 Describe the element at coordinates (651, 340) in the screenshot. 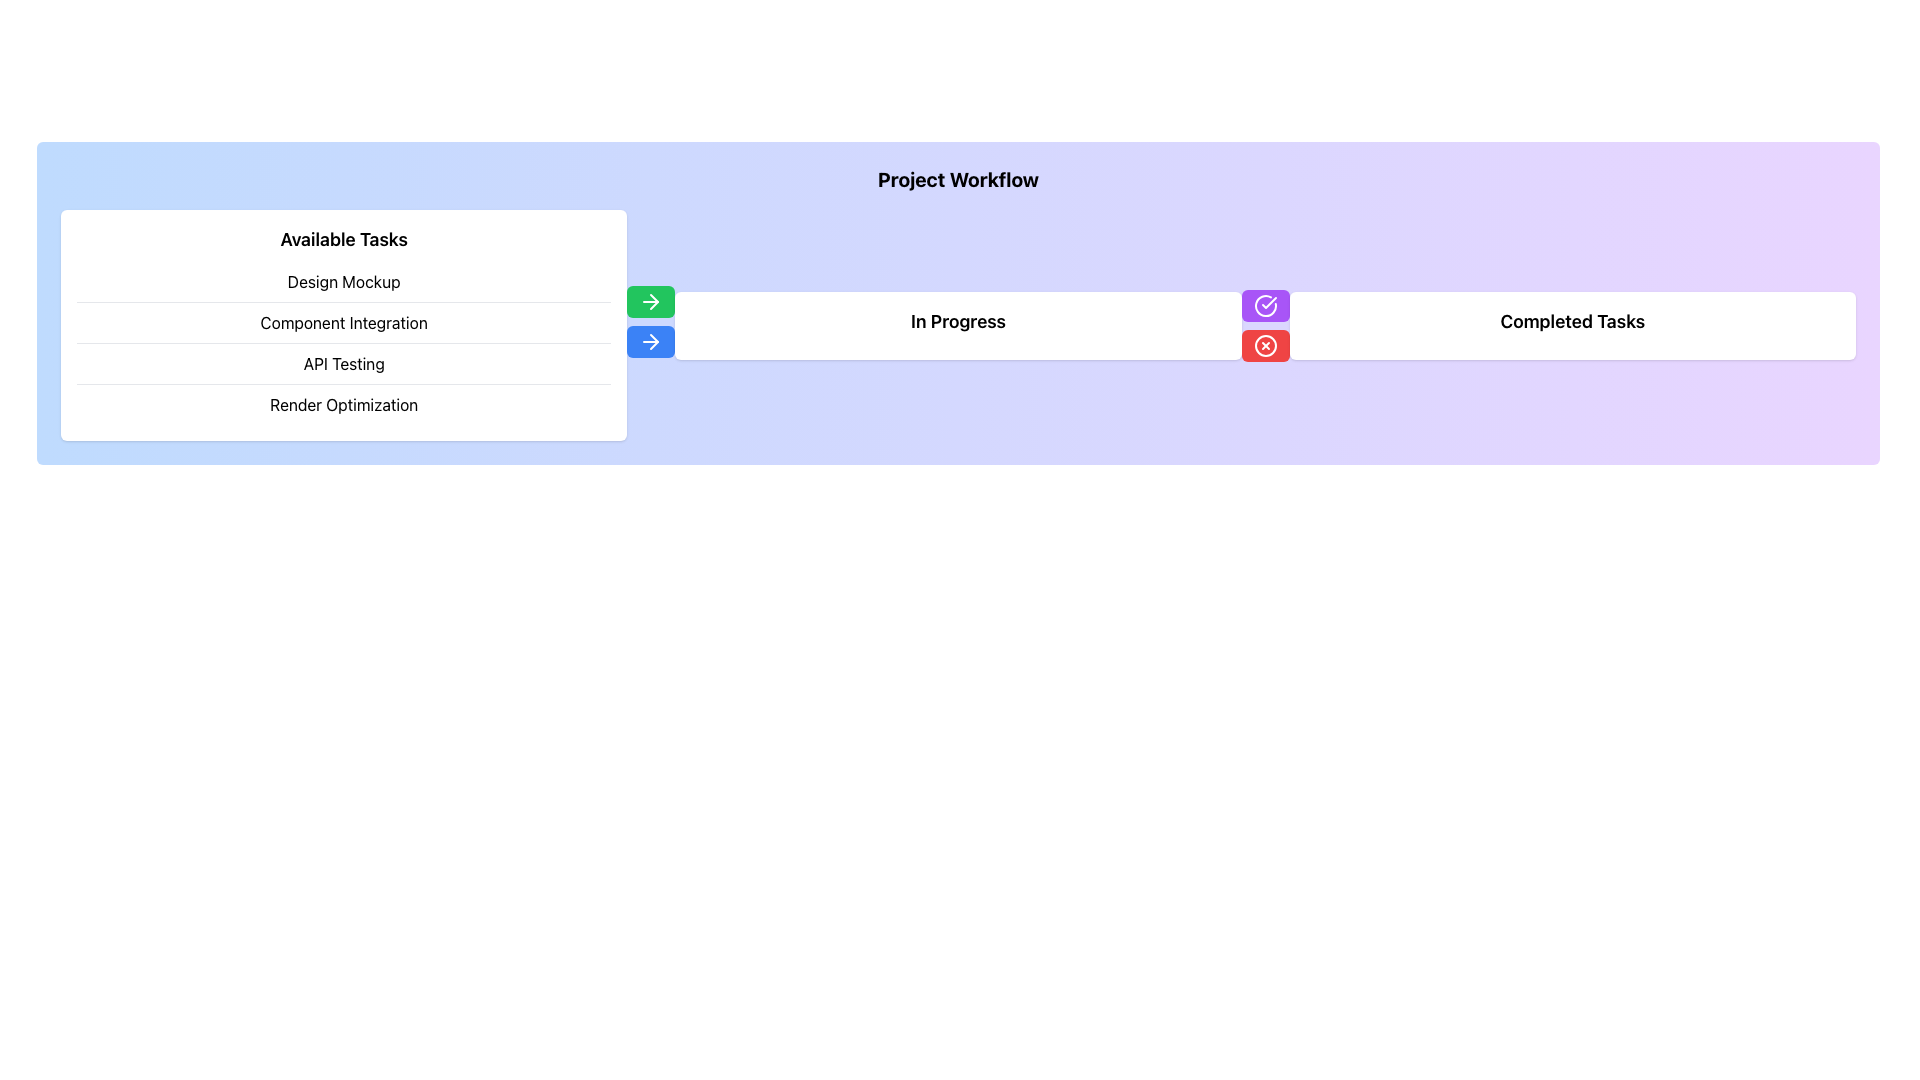

I see `the right-arrow icon within the blue button located to the right of the 'API Testing' task in the 'Available Tasks' section to initiate the transition of the task` at that location.